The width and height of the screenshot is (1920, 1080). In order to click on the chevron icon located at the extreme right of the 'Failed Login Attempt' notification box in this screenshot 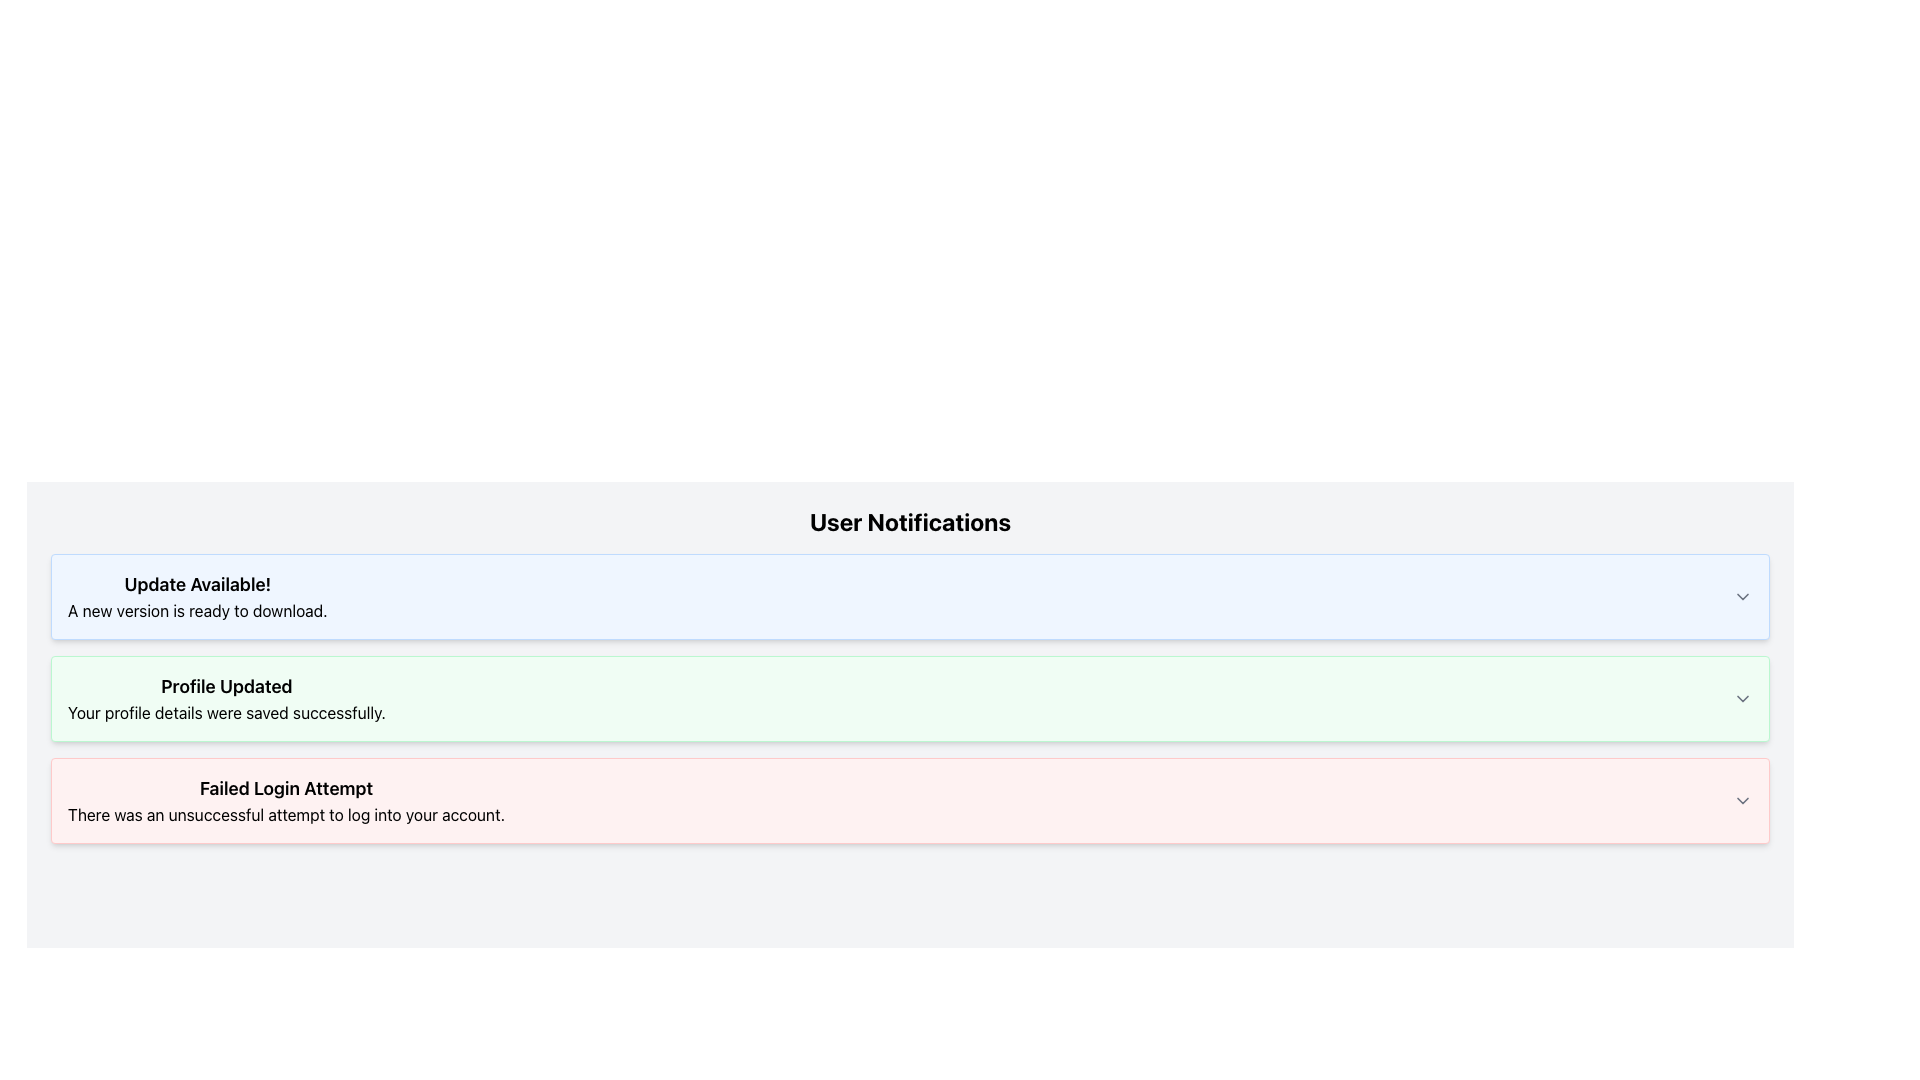, I will do `click(1741, 800)`.